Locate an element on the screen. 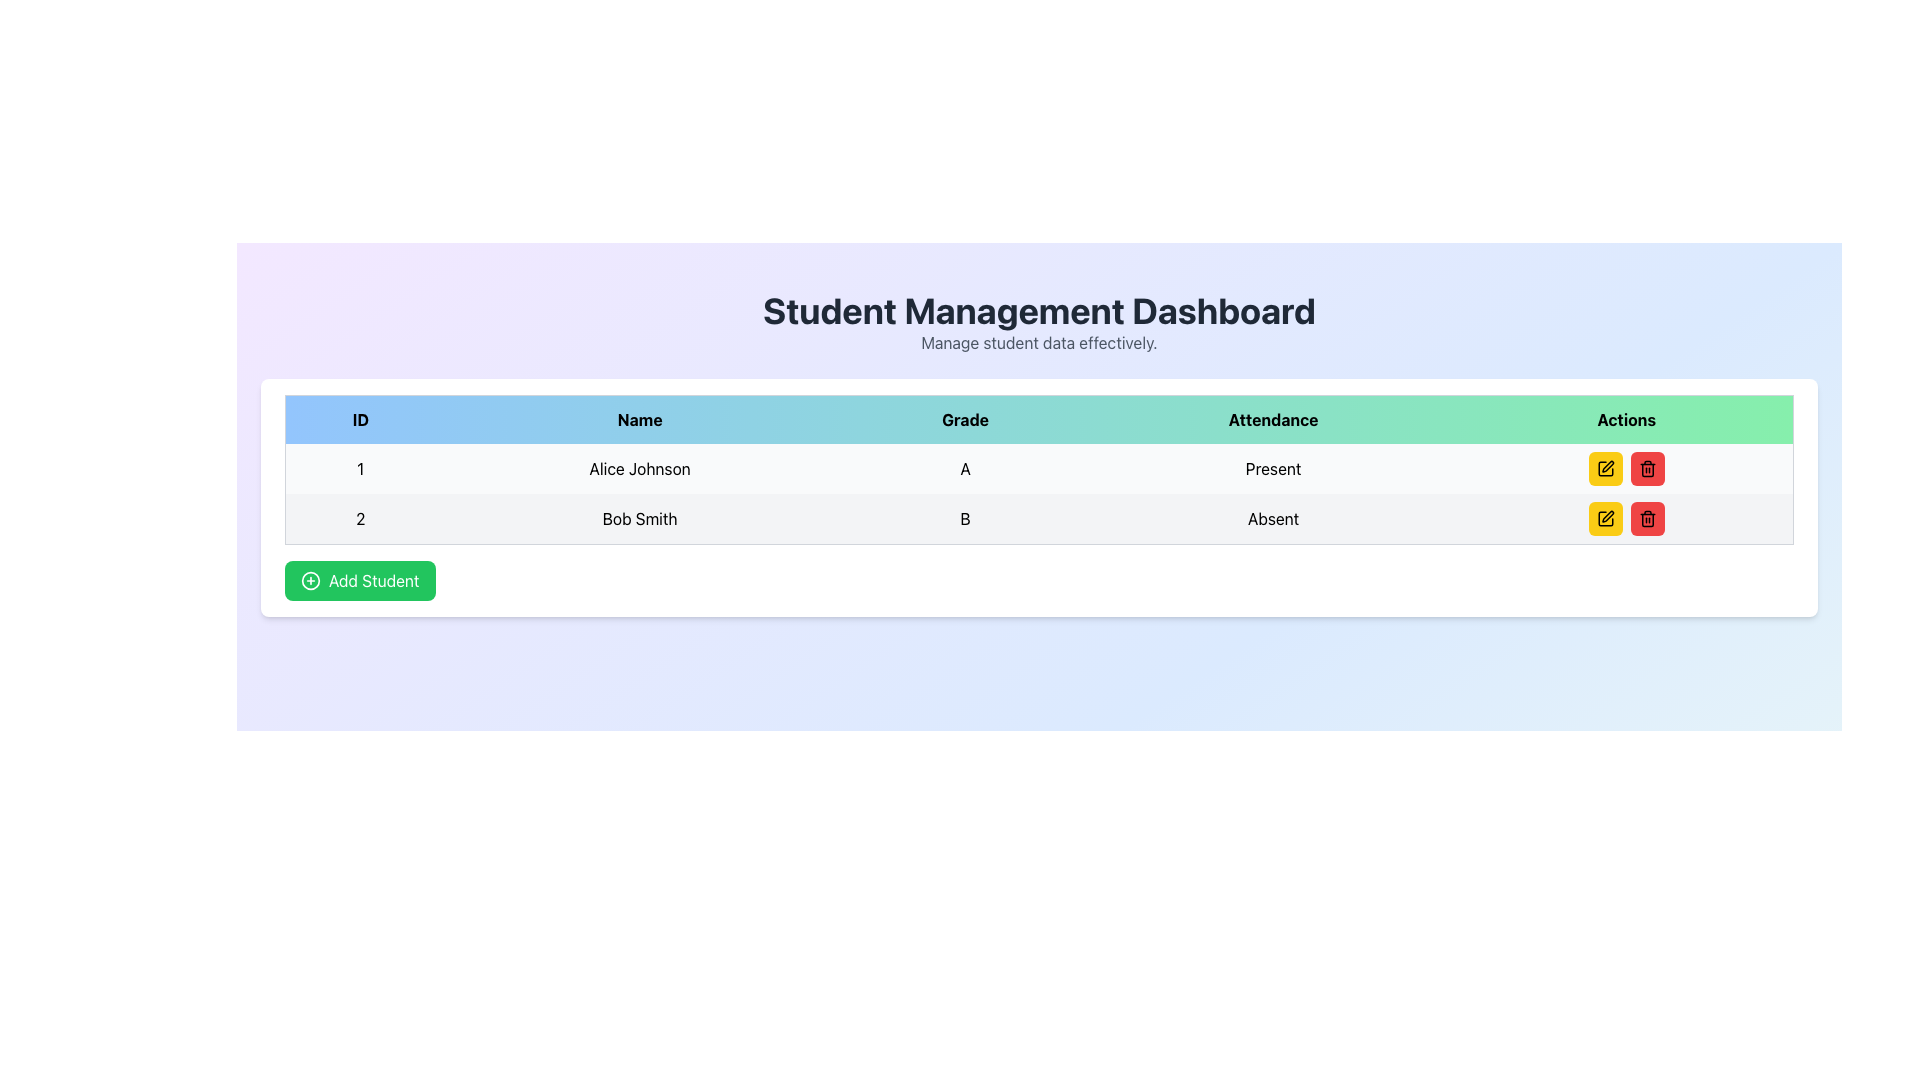  the Text label displaying the student ID for Alice Johnson, located in the first row and first column of the table under the 'ID' header is located at coordinates (360, 469).